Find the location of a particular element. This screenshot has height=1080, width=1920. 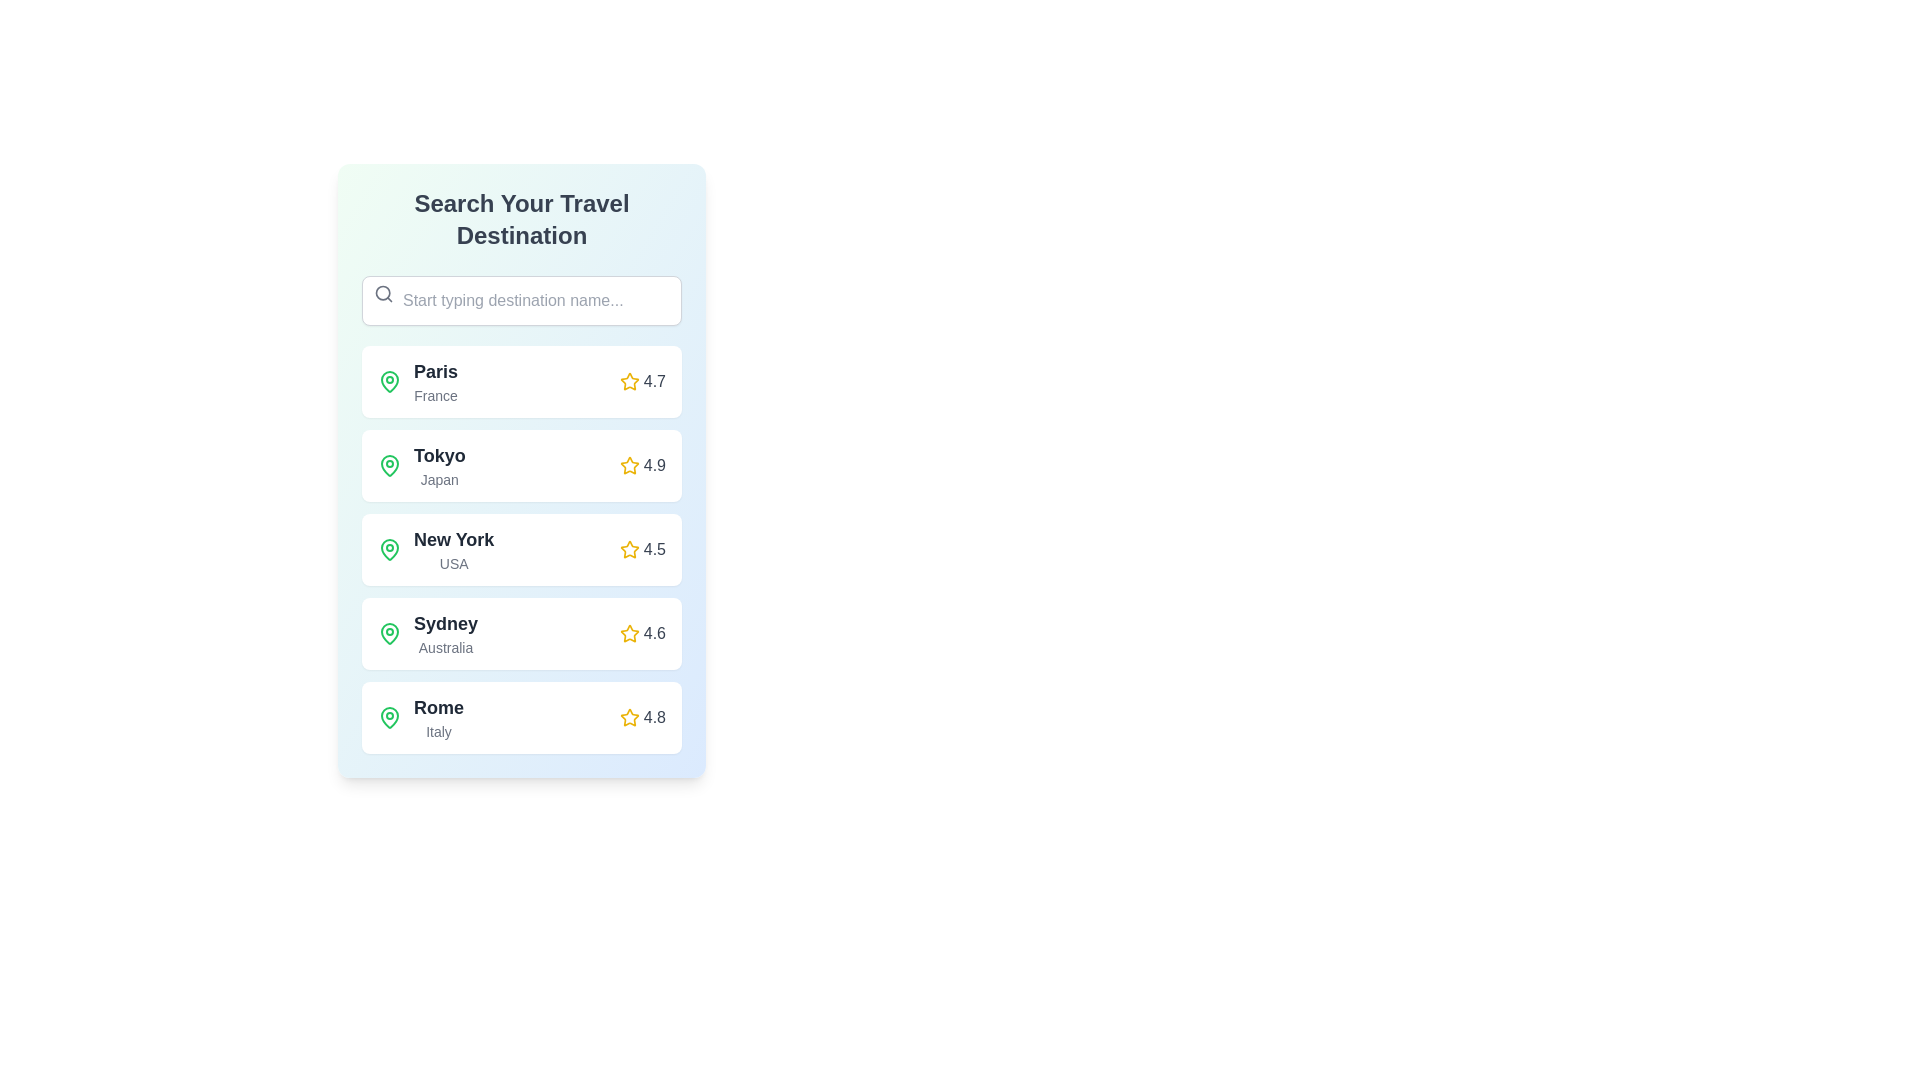

the text block that provides information about the travel destination, located to the right of the green pin icon in the first item of the vertical list of destinations is located at coordinates (435, 381).